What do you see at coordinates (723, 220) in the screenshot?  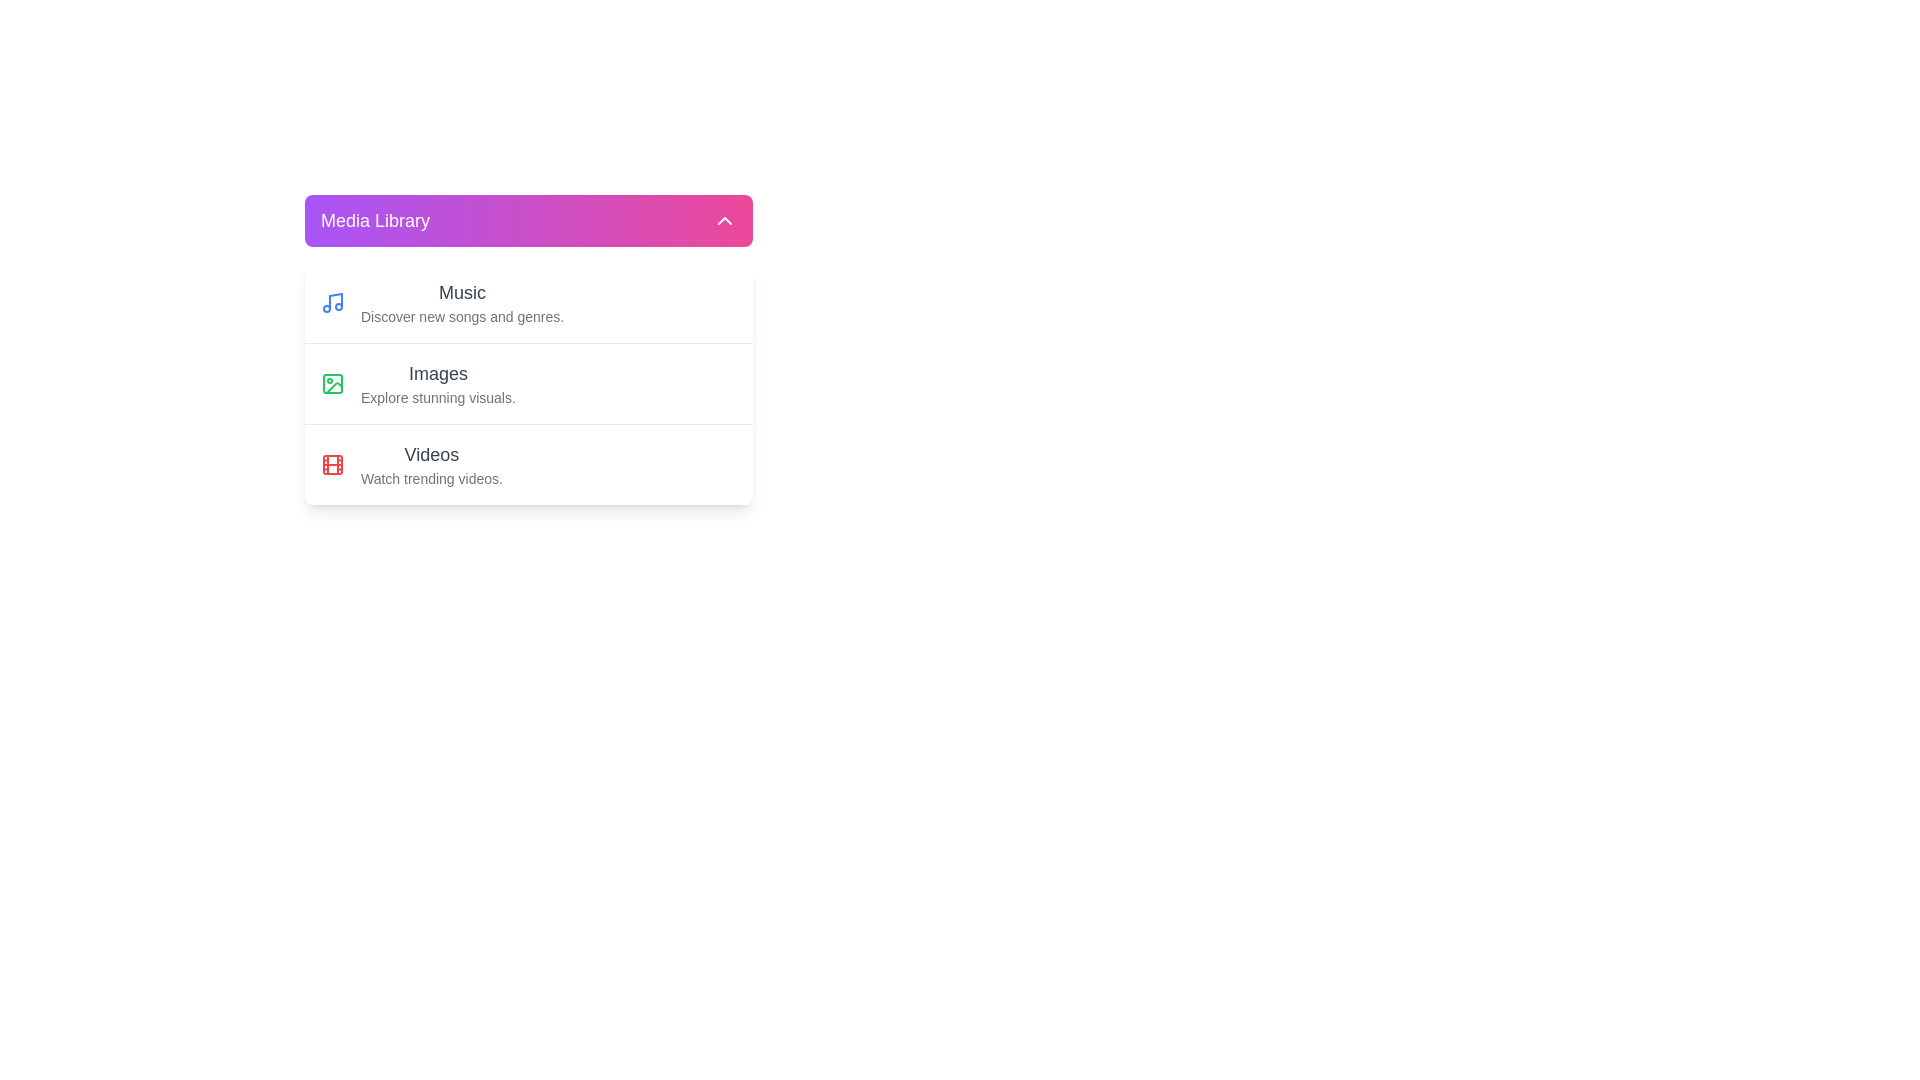 I see `the chevron icon located at the top-right corner of the 'Media Library' header bar` at bounding box center [723, 220].